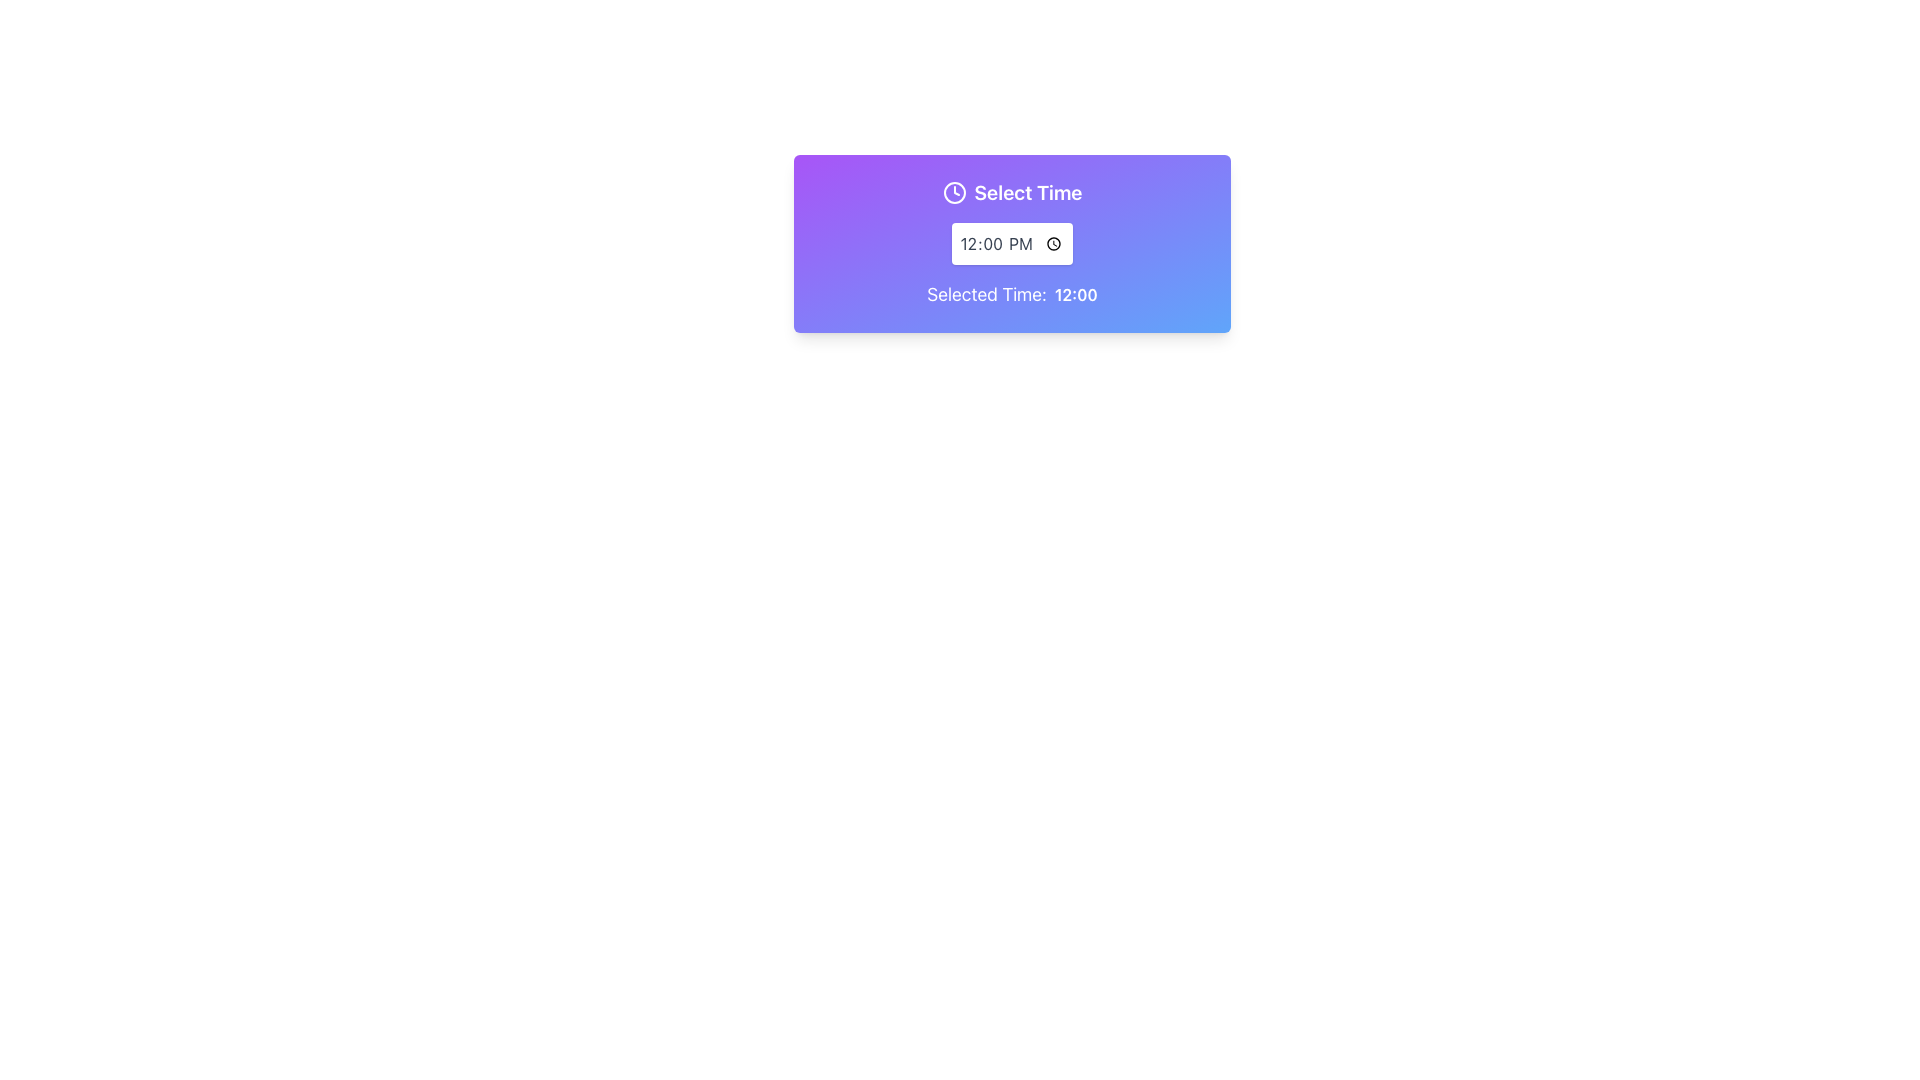 This screenshot has height=1080, width=1920. What do you see at coordinates (1028, 192) in the screenshot?
I see `the 'Select Time' text label, which is a bold, white label against a gradient background, located in the upper central area of a card layout` at bounding box center [1028, 192].